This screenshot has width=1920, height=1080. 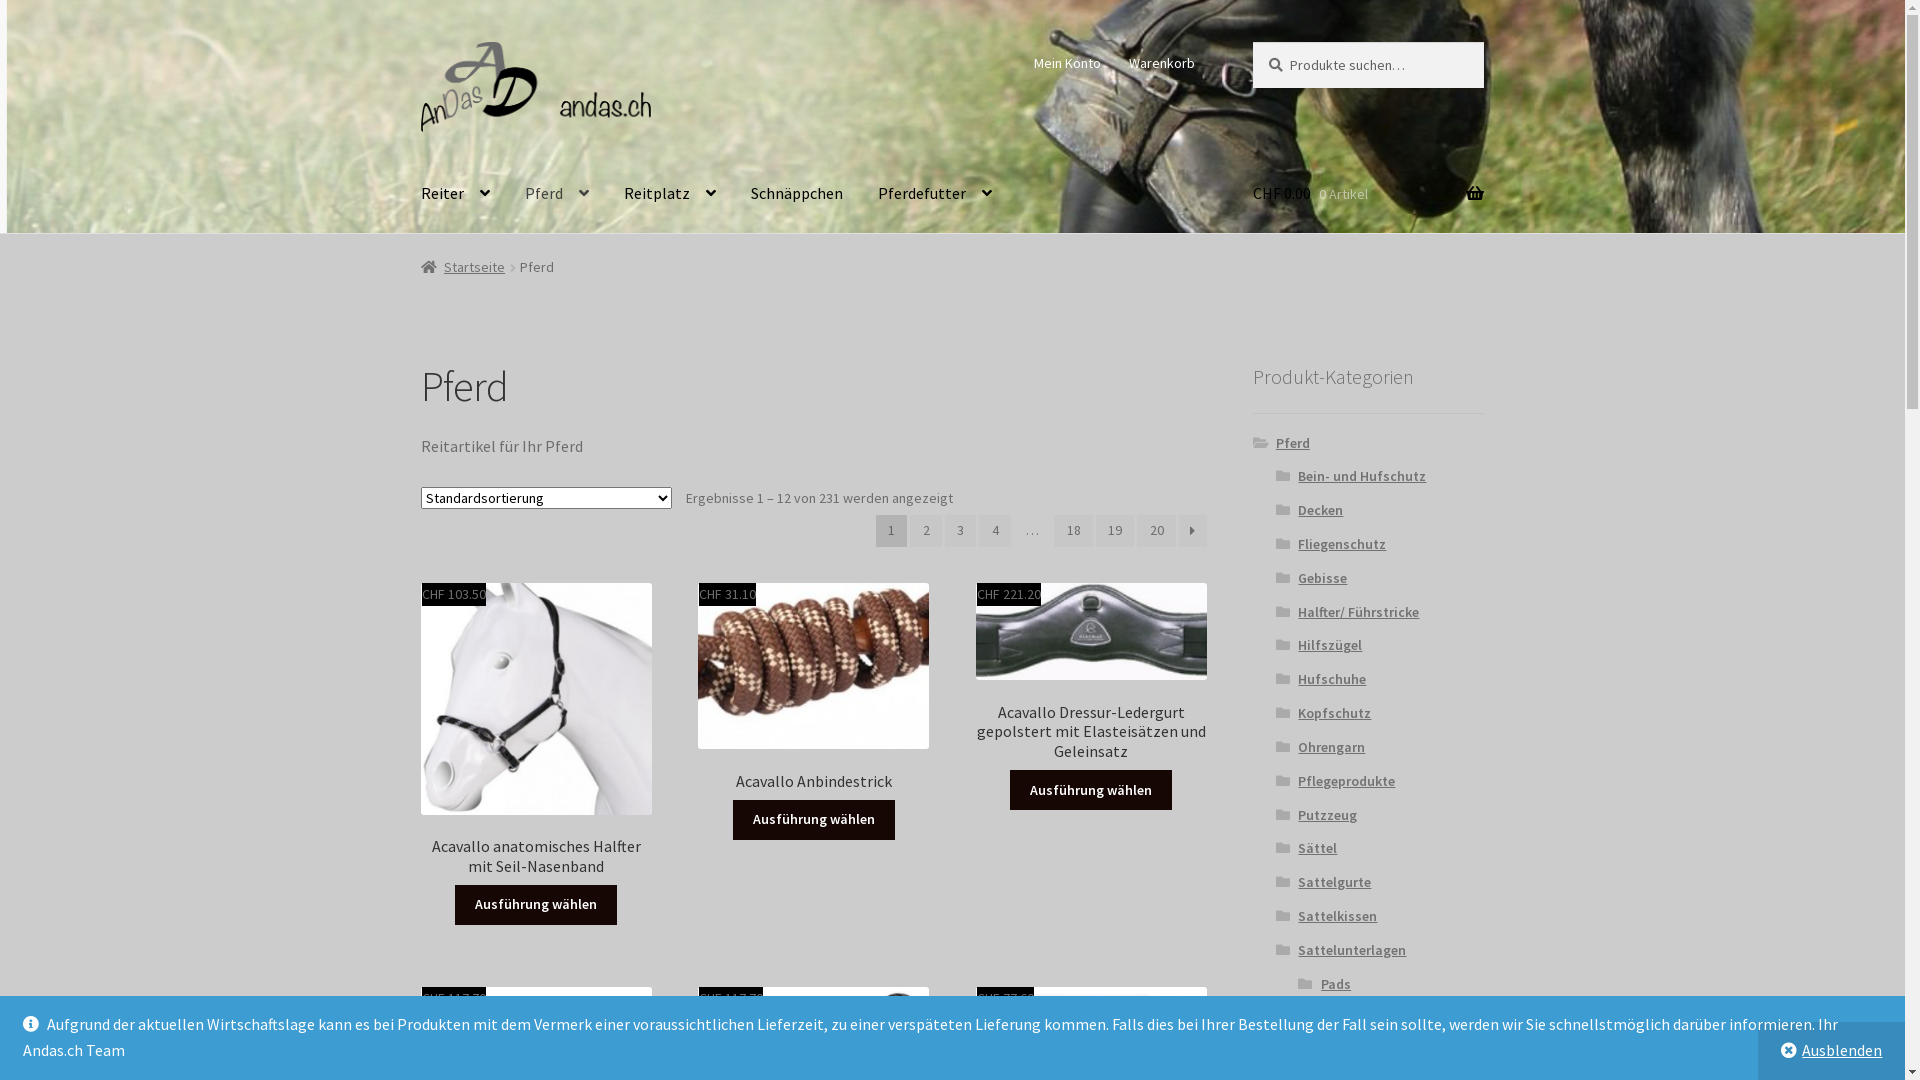 I want to click on 'Pflegeprodukte', so click(x=1297, y=779).